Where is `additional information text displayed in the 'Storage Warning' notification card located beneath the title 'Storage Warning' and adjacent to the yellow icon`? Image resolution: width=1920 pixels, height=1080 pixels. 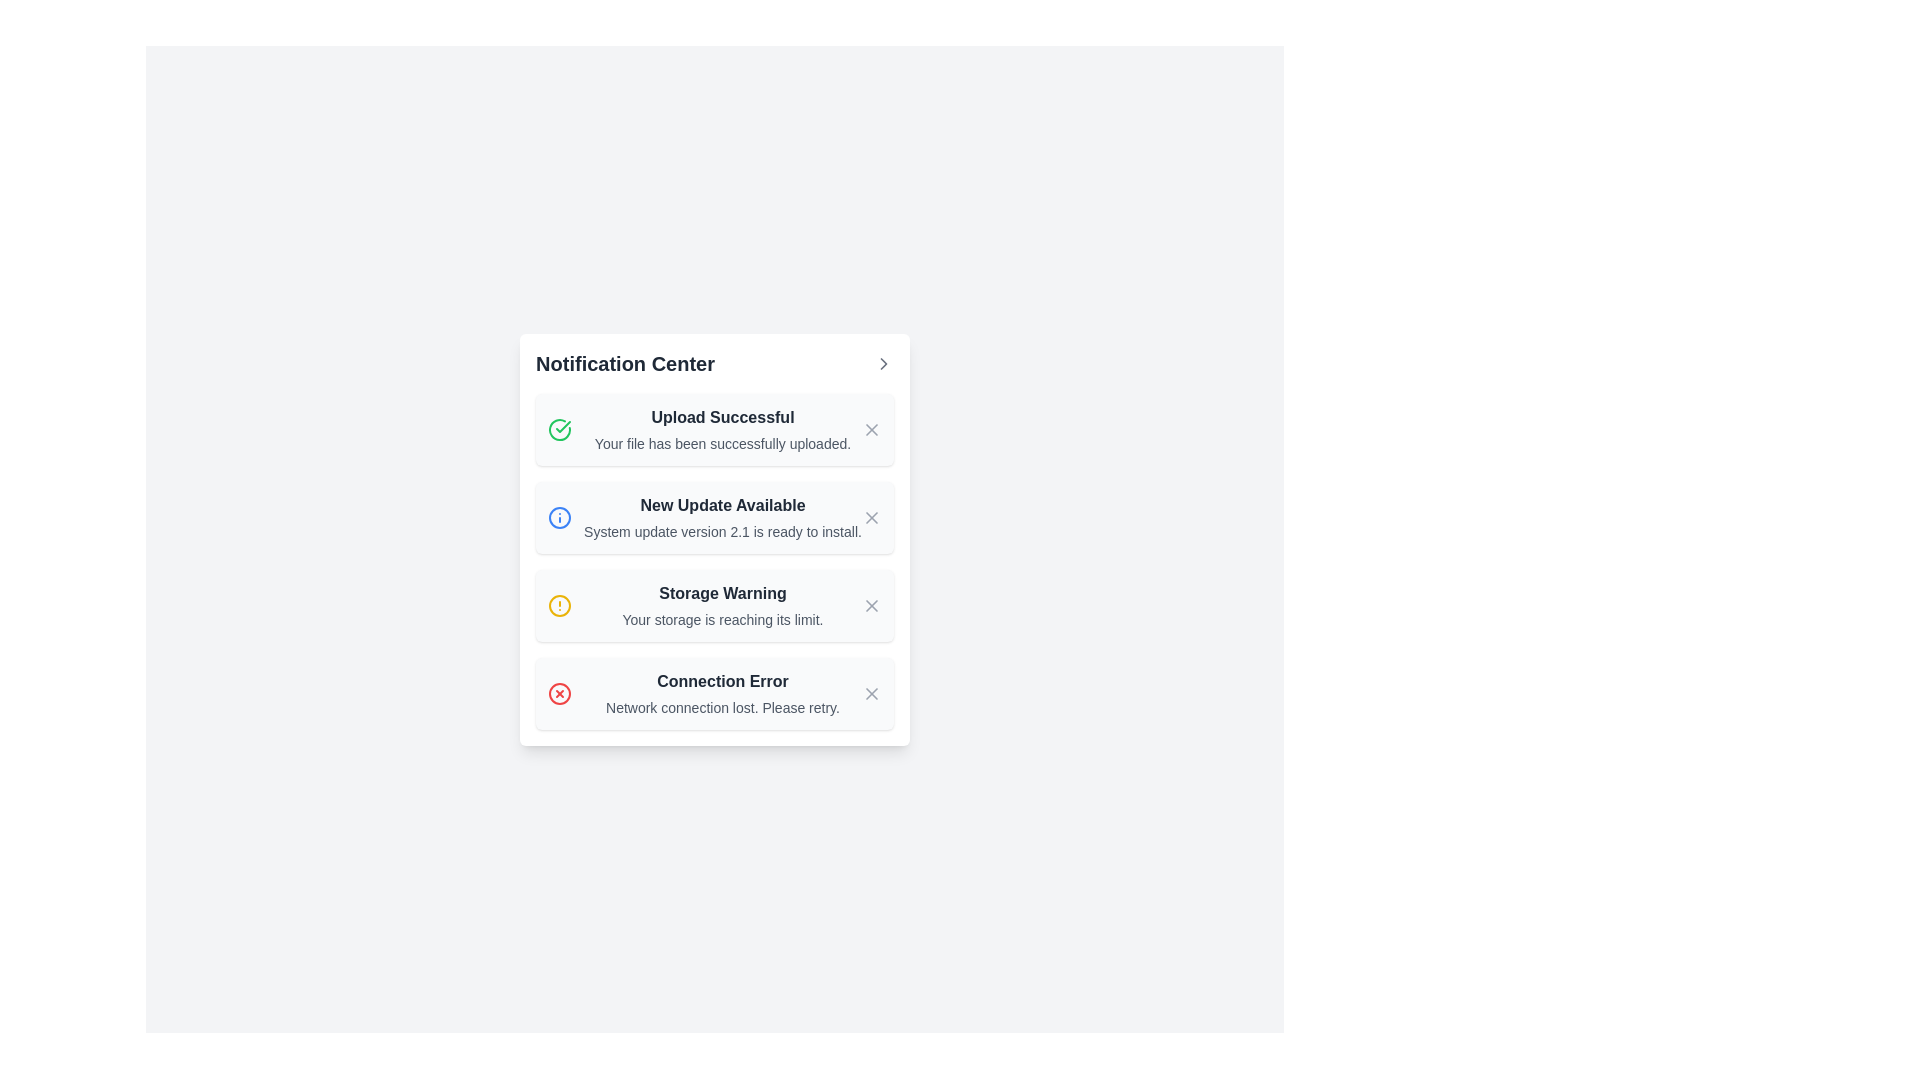
additional information text displayed in the 'Storage Warning' notification card located beneath the title 'Storage Warning' and adjacent to the yellow icon is located at coordinates (722, 618).